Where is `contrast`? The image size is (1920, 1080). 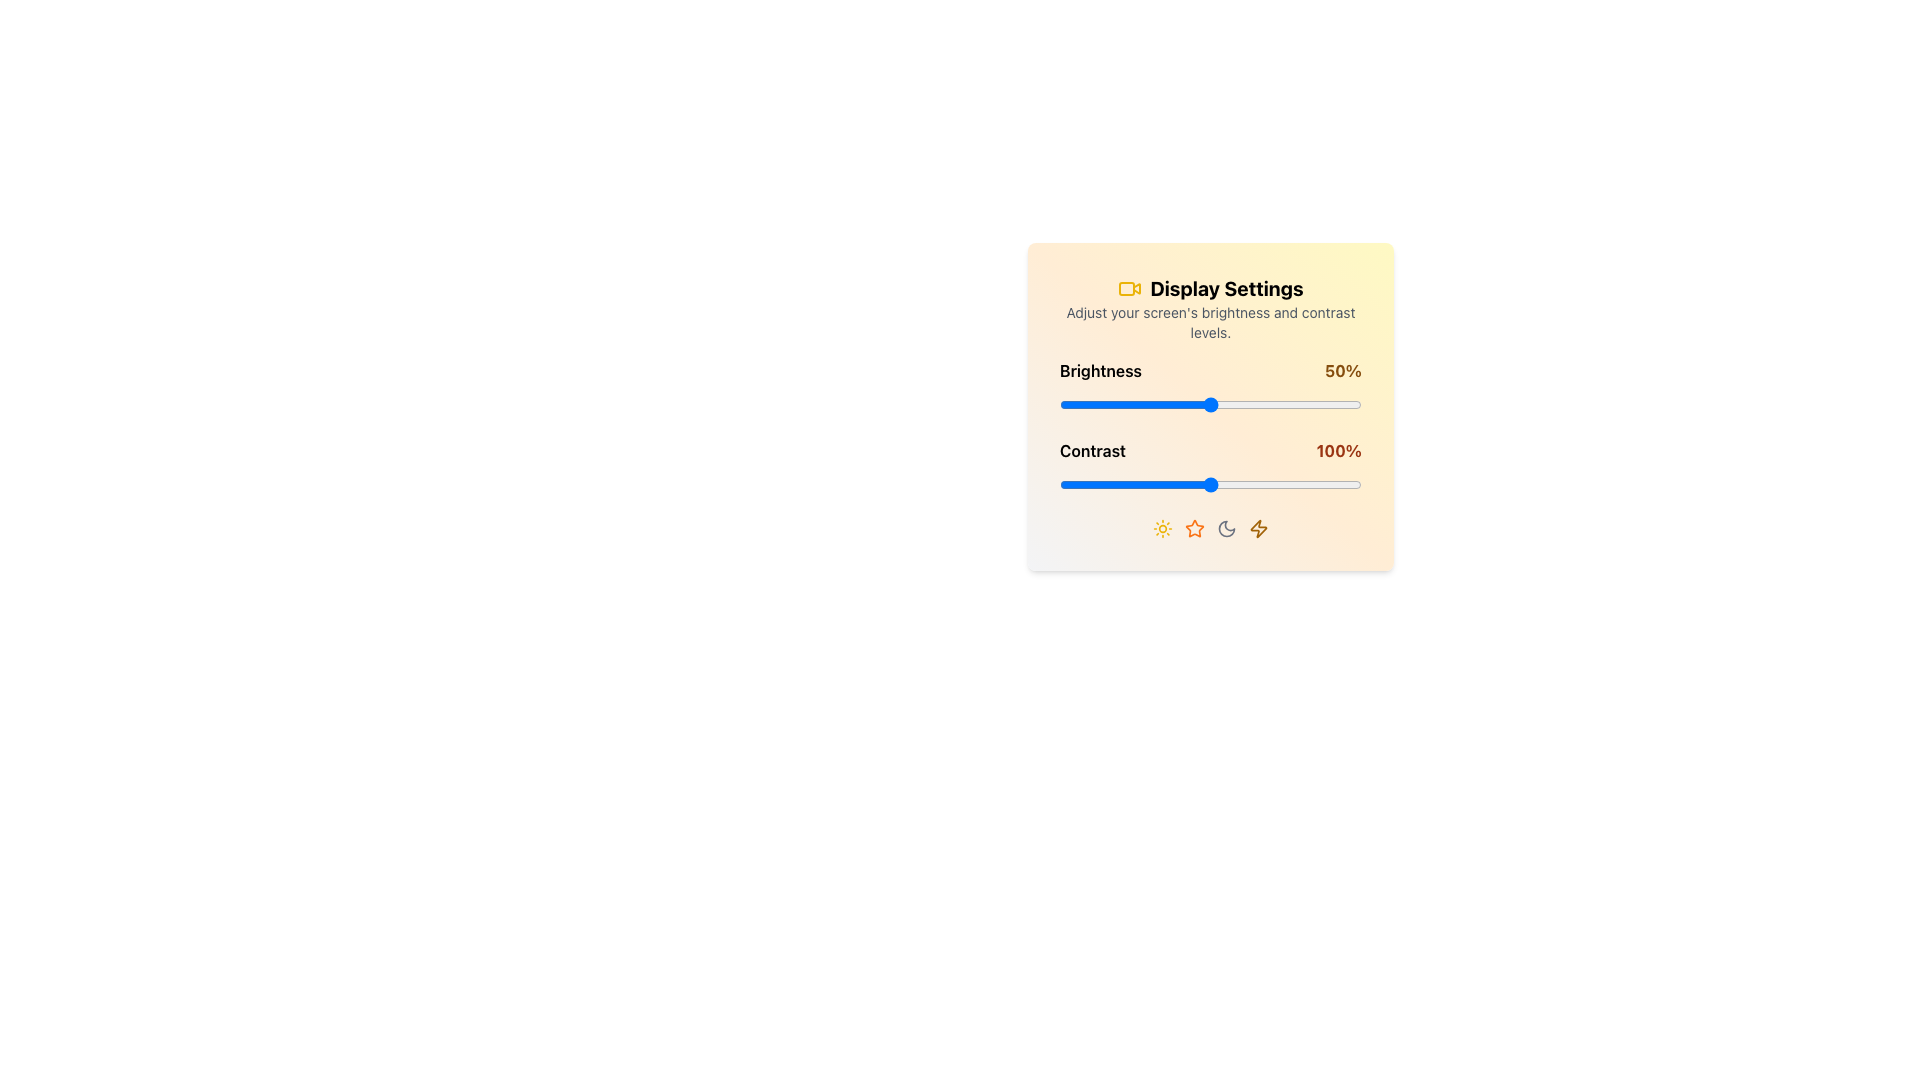 contrast is located at coordinates (1104, 485).